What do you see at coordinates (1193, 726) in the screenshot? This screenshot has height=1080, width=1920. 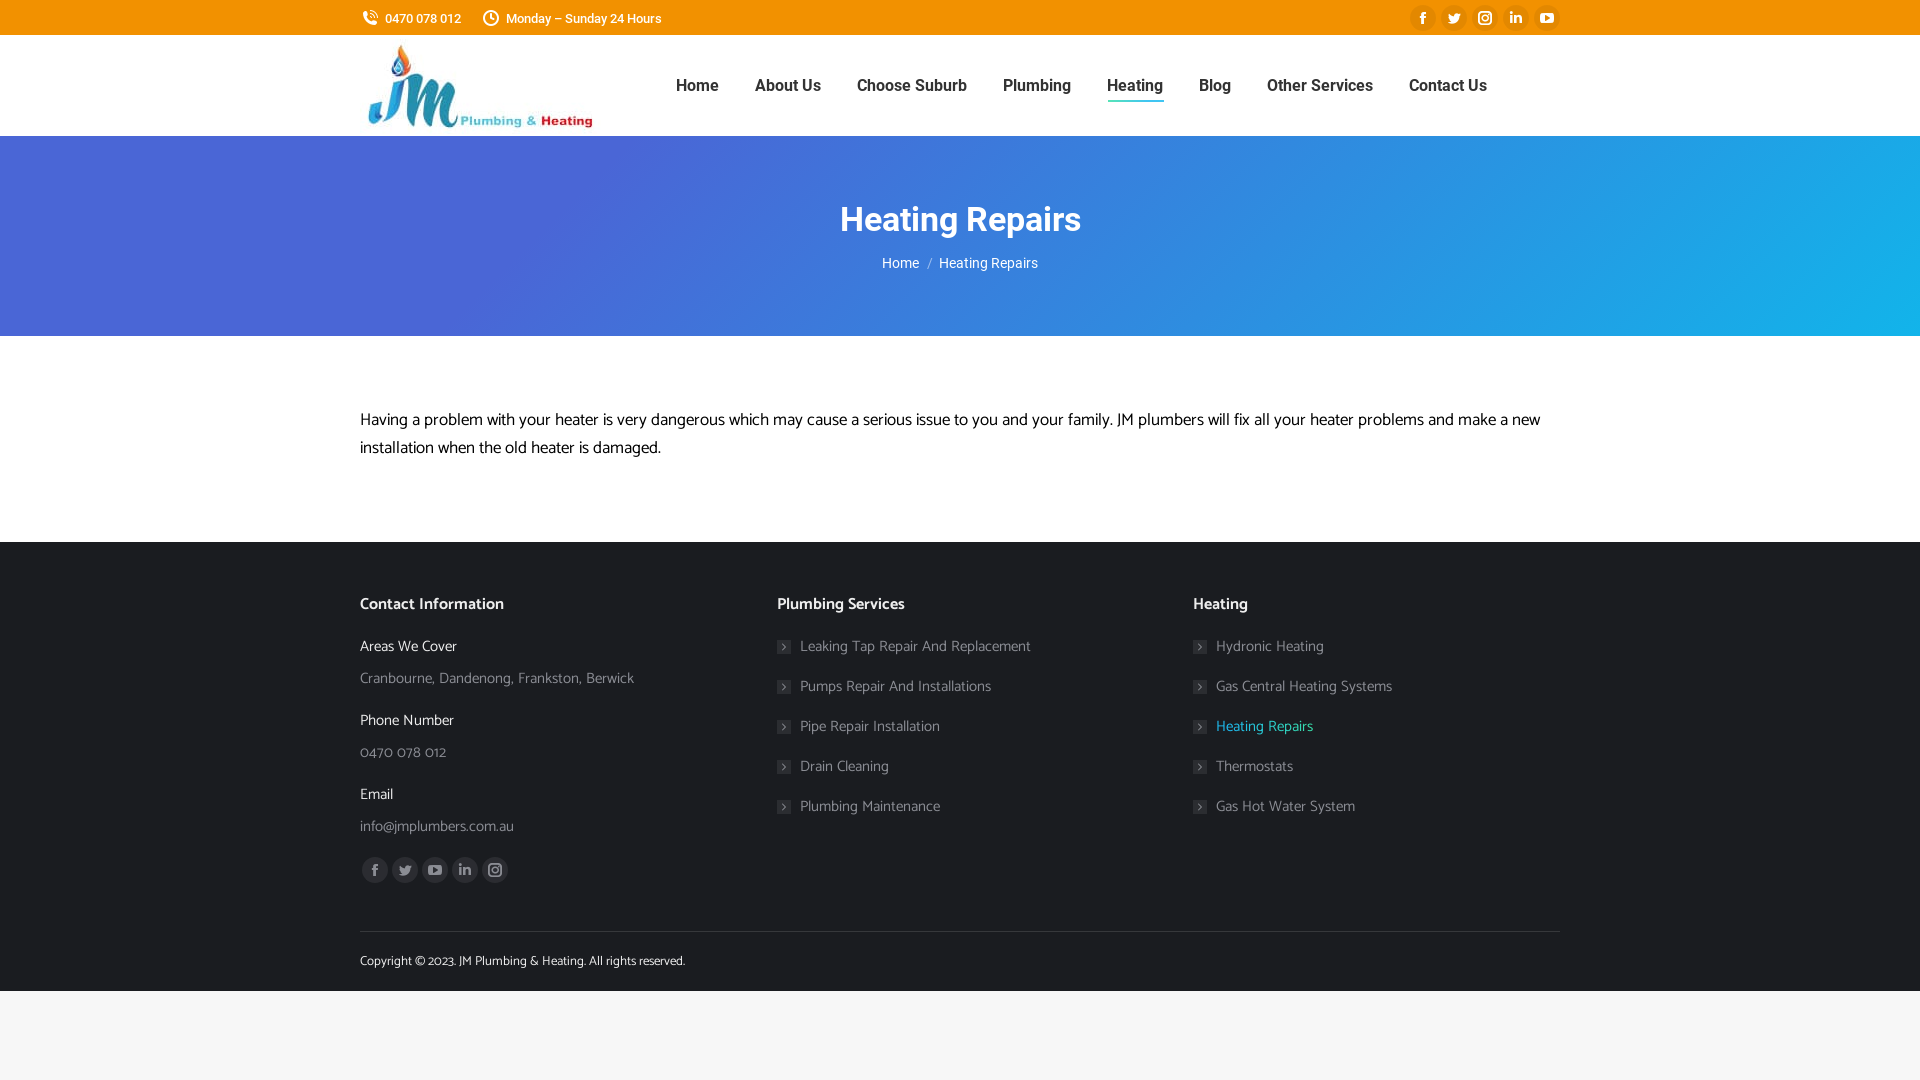 I see `'Heating Repairs'` at bounding box center [1193, 726].